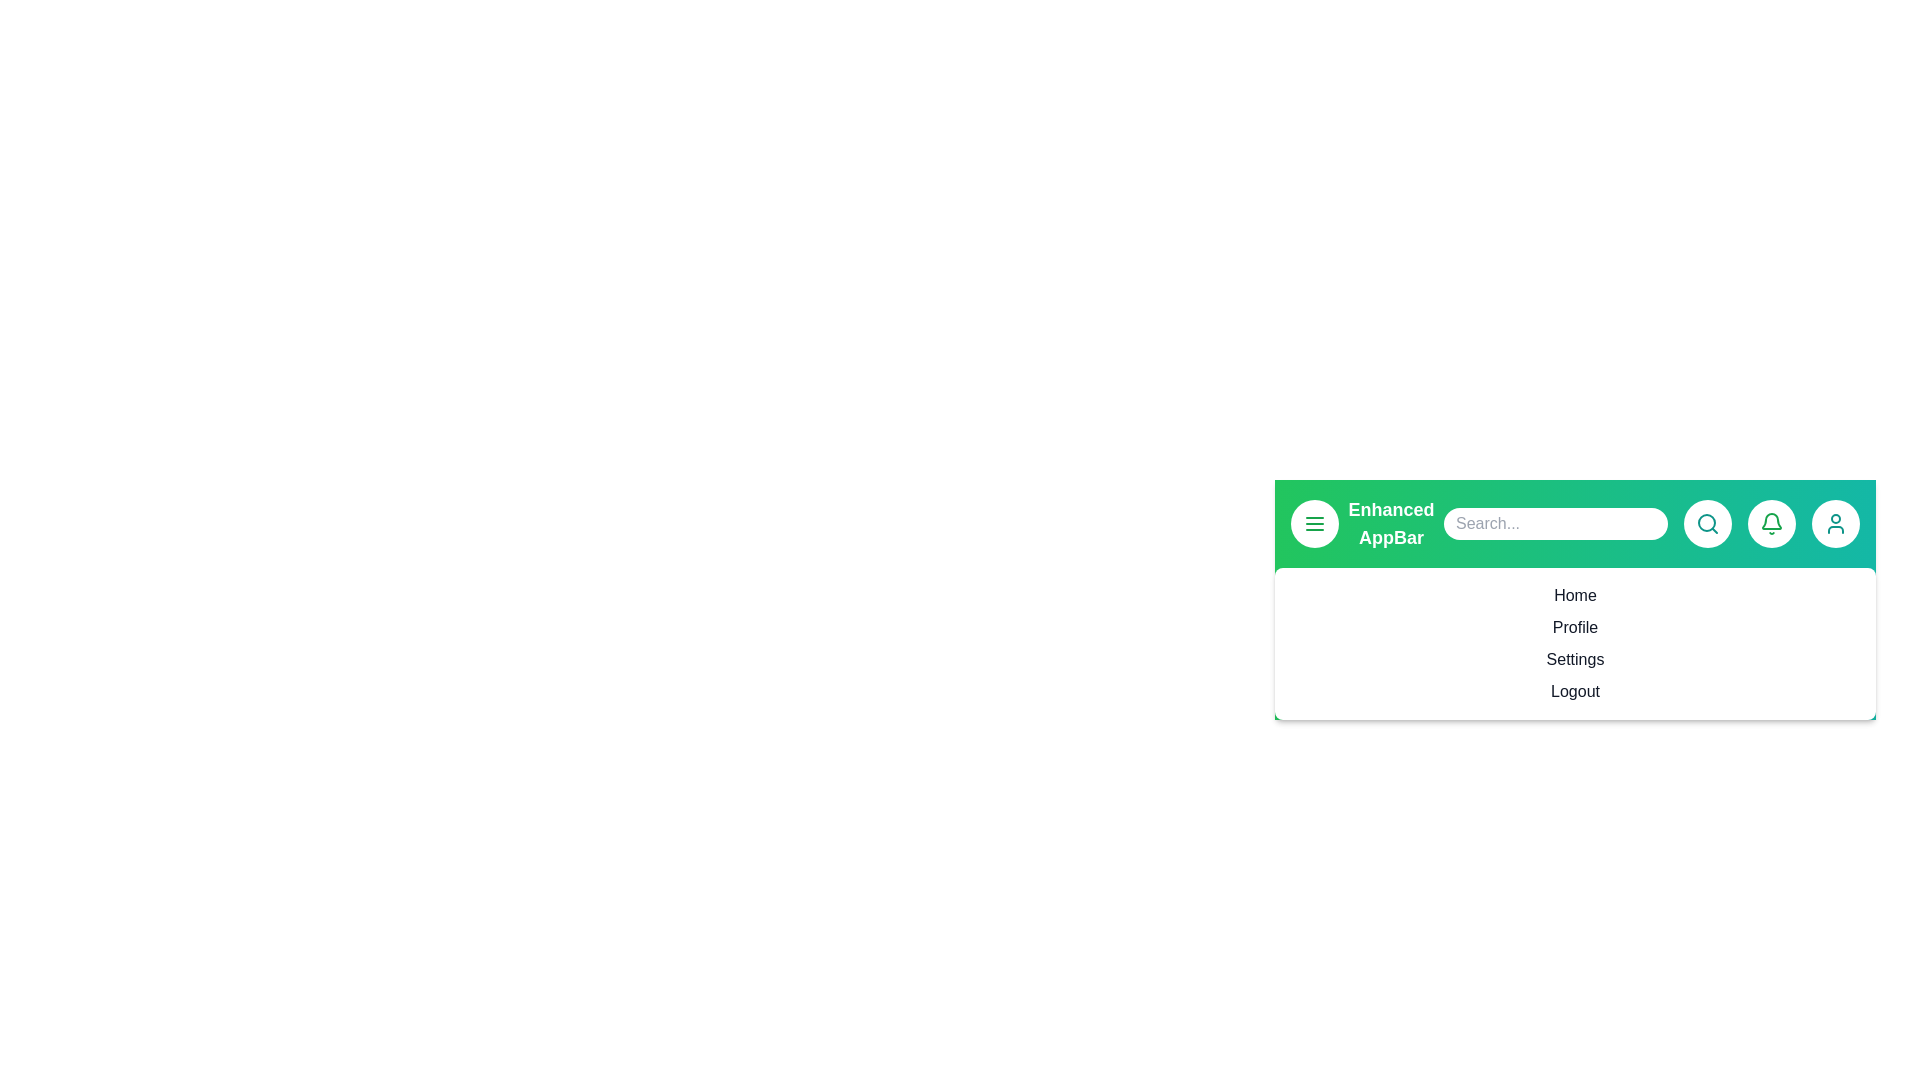 The height and width of the screenshot is (1080, 1920). What do you see at coordinates (1574, 627) in the screenshot?
I see `the menu item Profile from the EnhancedAppBar` at bounding box center [1574, 627].